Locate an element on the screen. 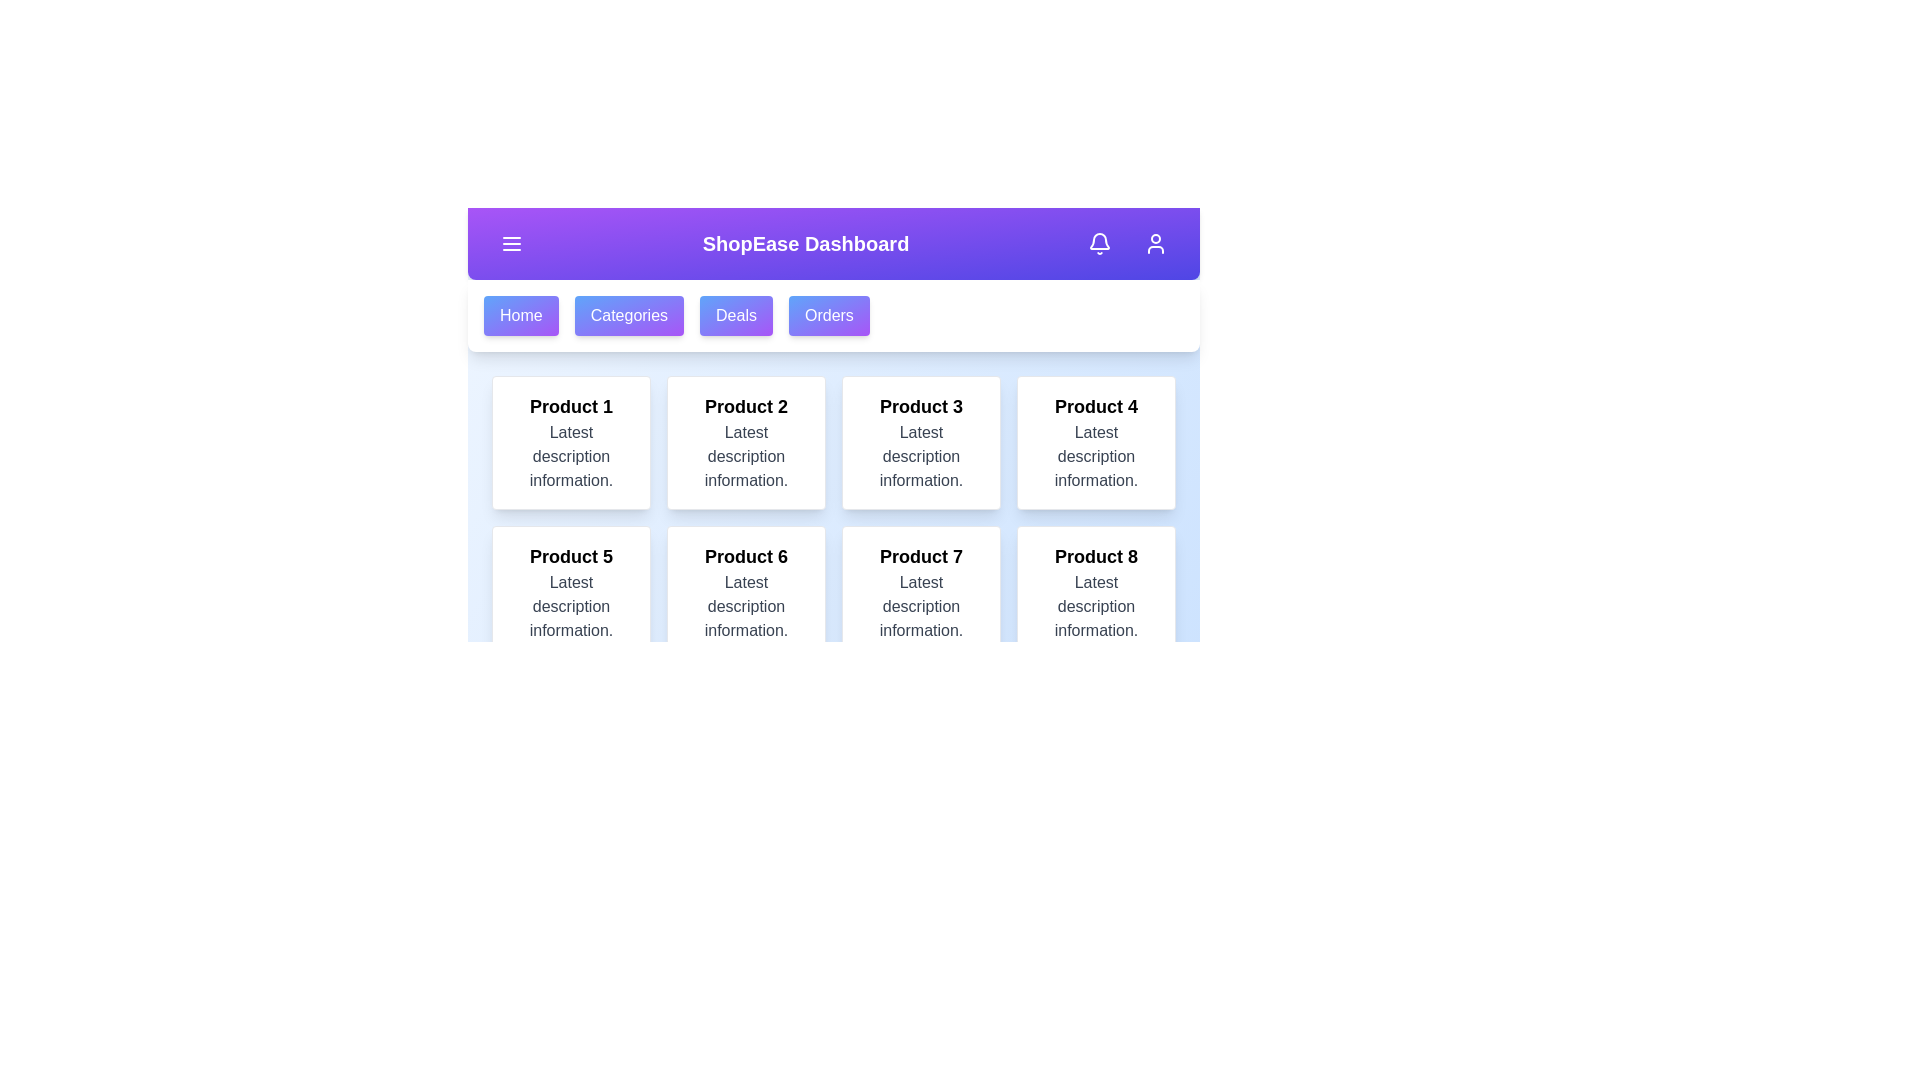 This screenshot has height=1080, width=1920. menu toggle button to toggle the main menu visibility is located at coordinates (512, 242).